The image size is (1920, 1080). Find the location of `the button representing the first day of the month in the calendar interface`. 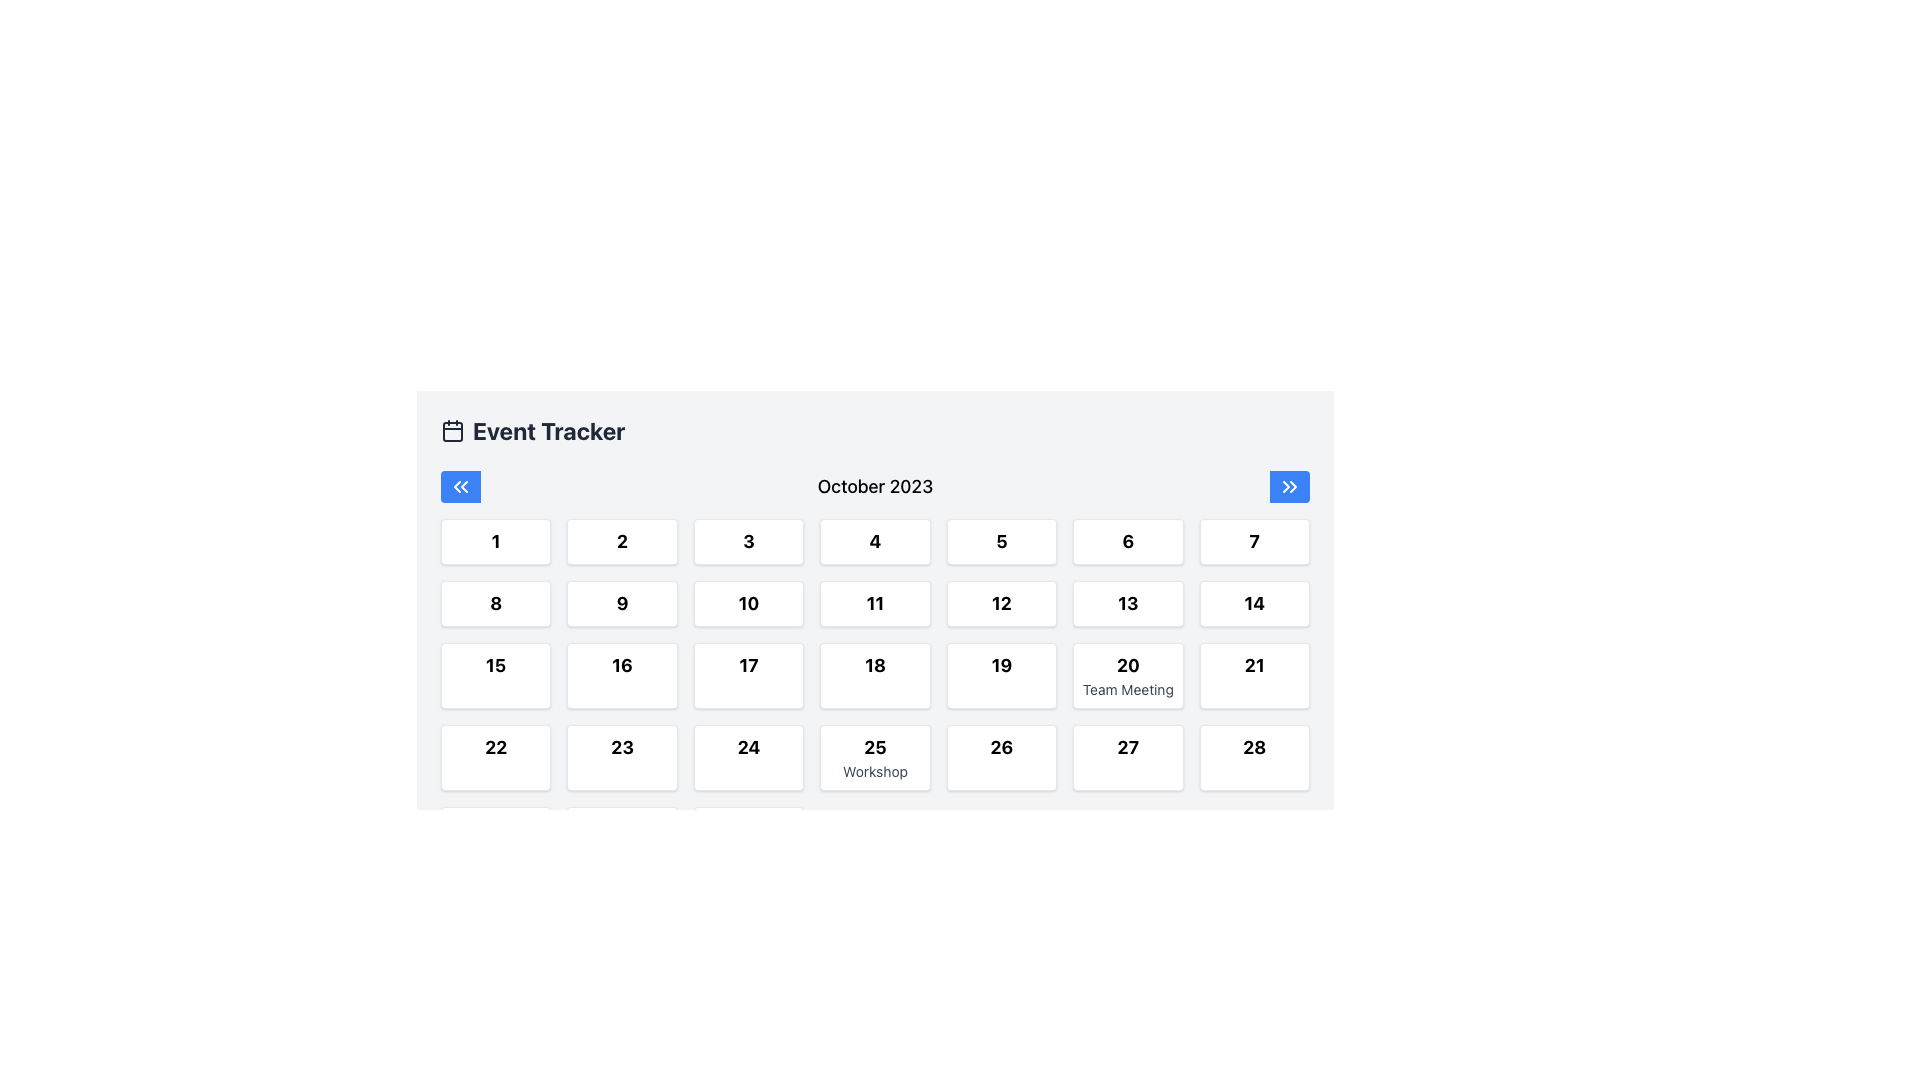

the button representing the first day of the month in the calendar interface is located at coordinates (496, 542).